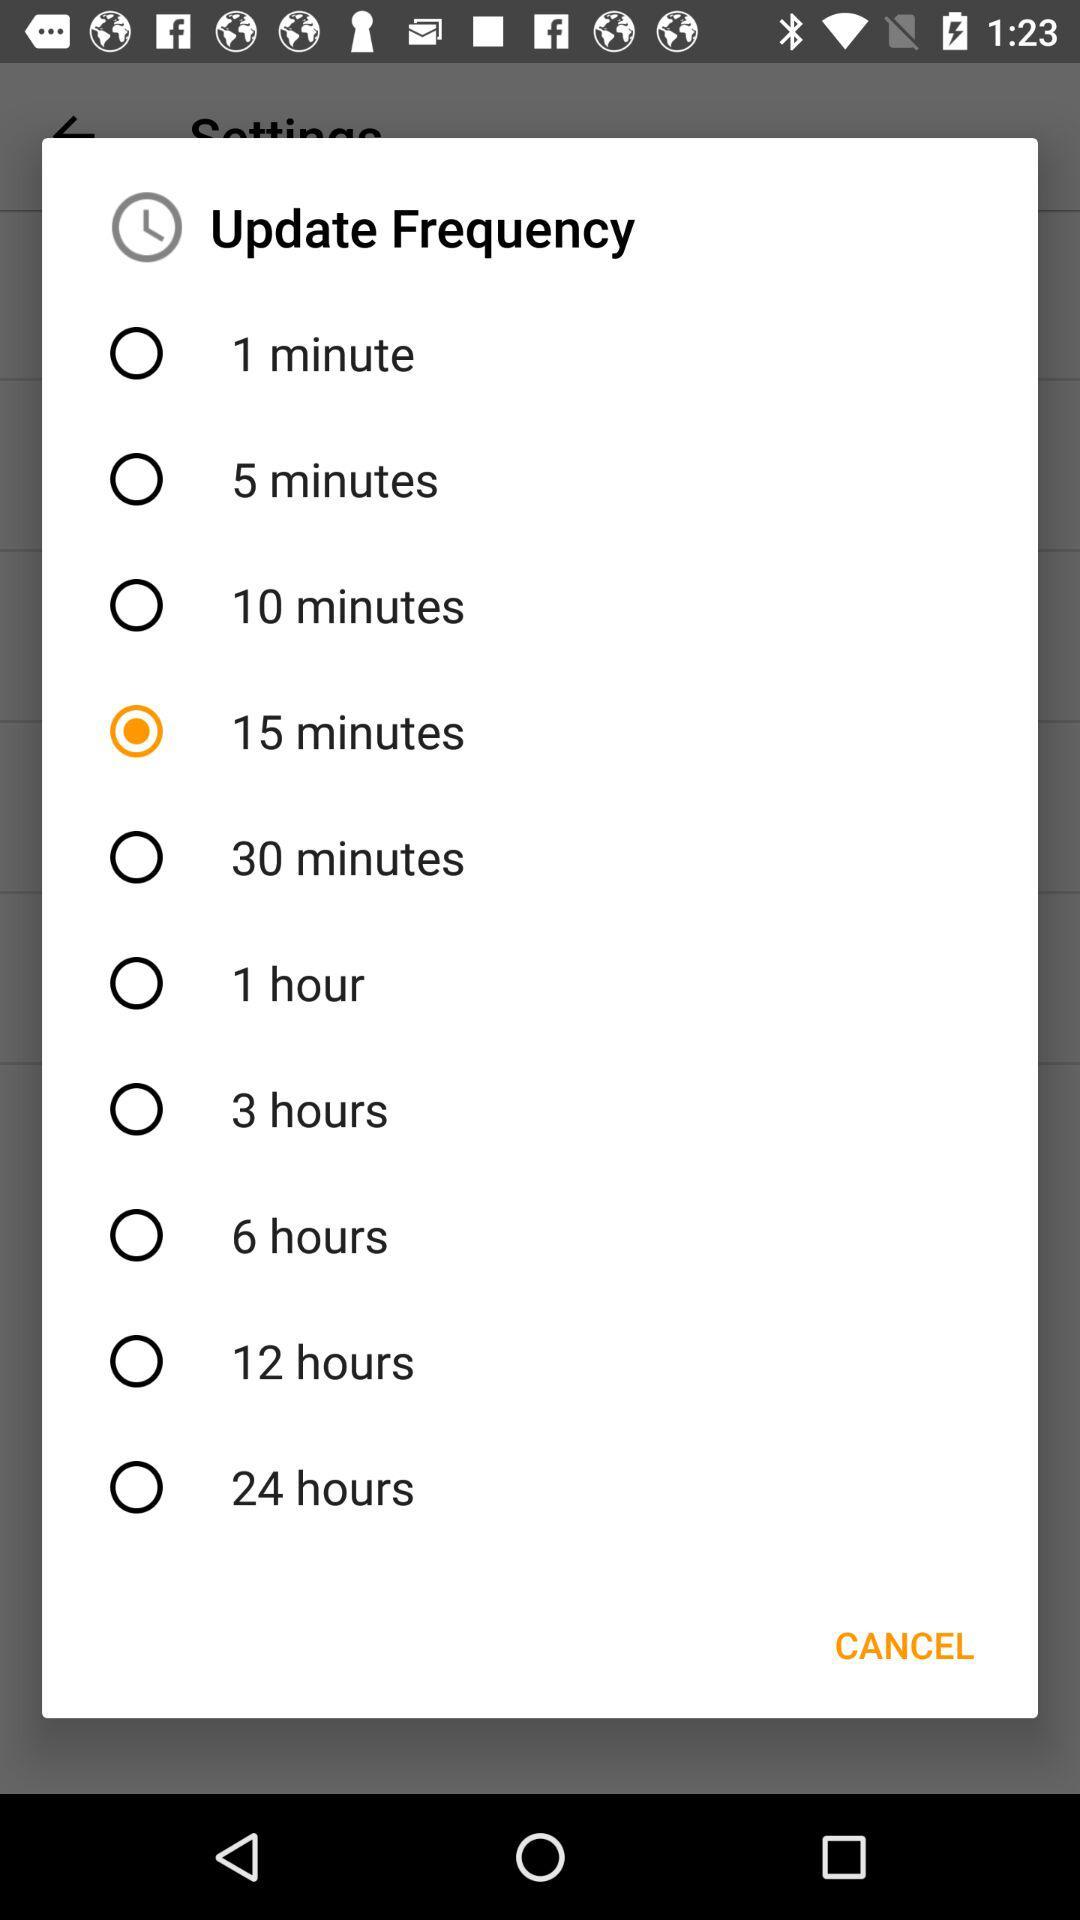 The image size is (1080, 1920). I want to click on the item below 6 hours, so click(540, 1360).